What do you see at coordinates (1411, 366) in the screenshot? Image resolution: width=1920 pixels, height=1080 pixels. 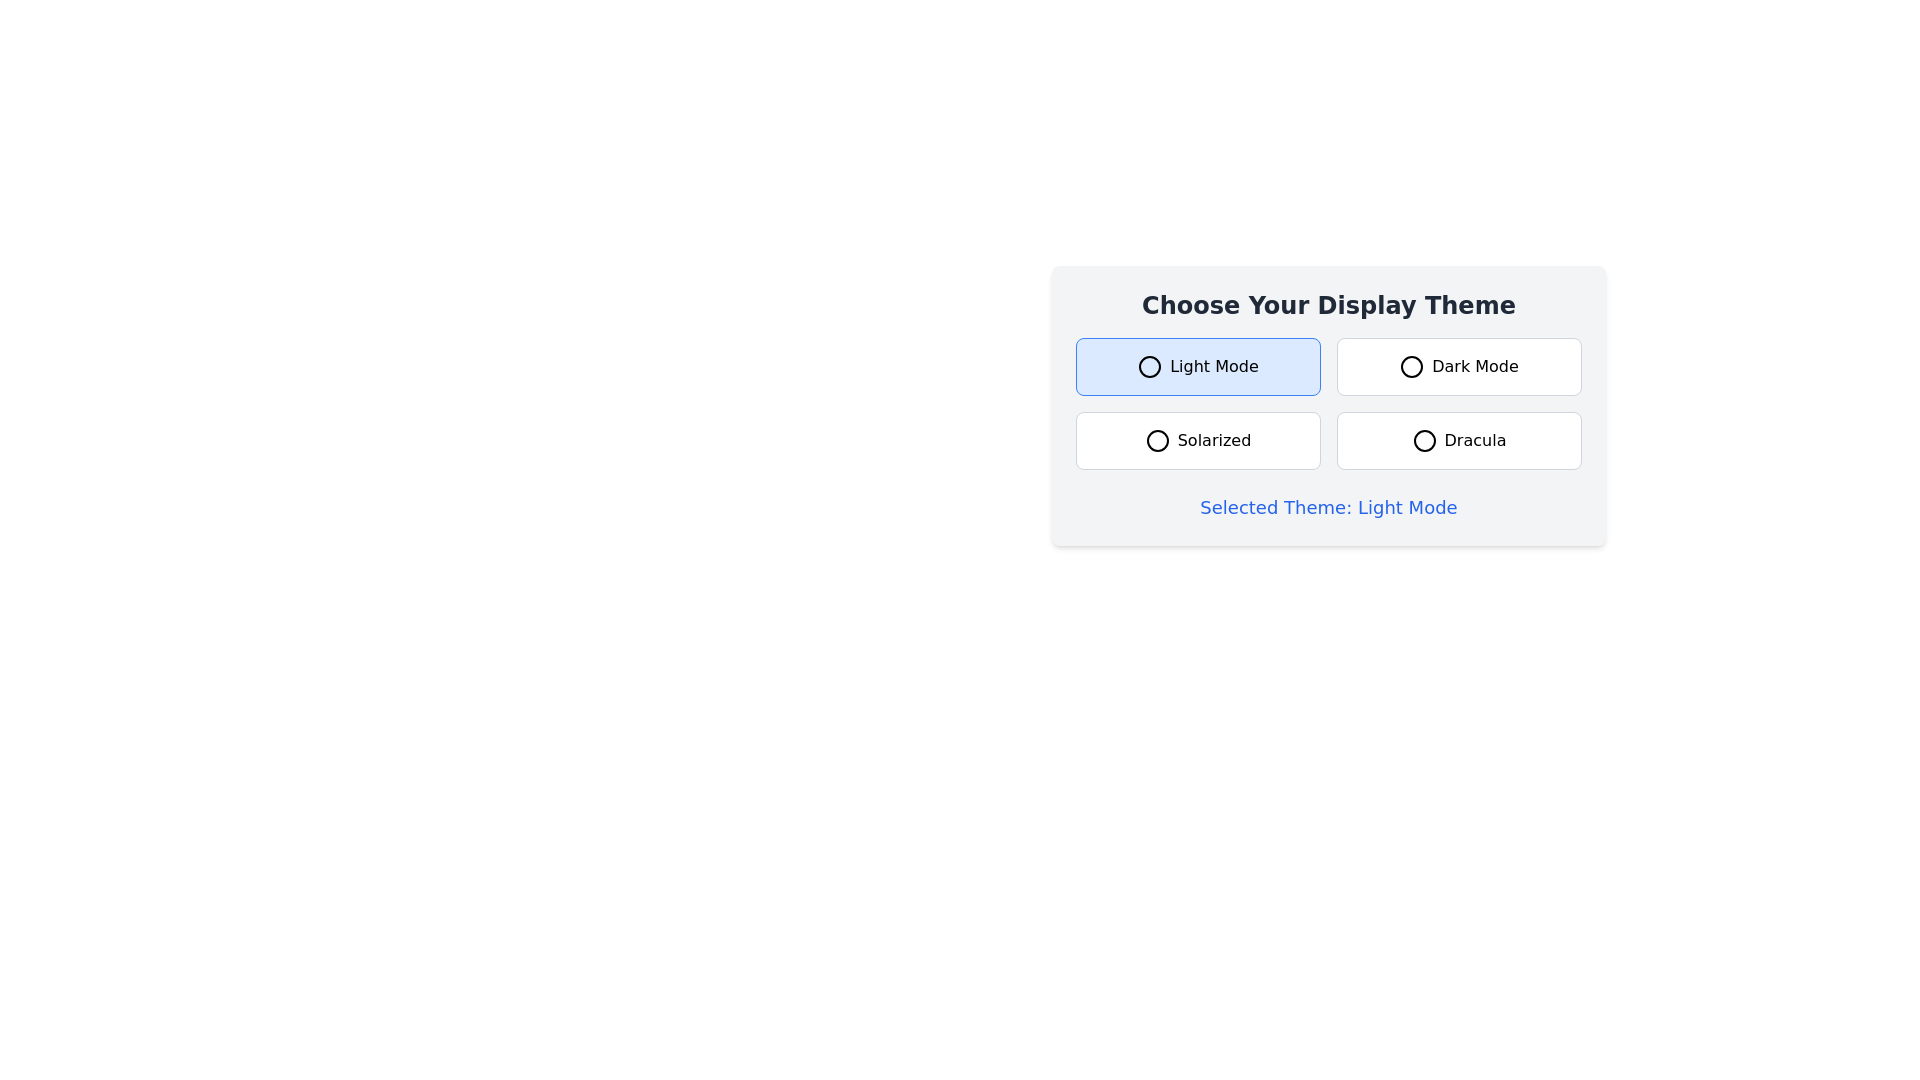 I see `the unfilled circular radio button for 'Dark Mode' located within the 'Choose Your Display Theme' selection interface to visualize its hover effects` at bounding box center [1411, 366].